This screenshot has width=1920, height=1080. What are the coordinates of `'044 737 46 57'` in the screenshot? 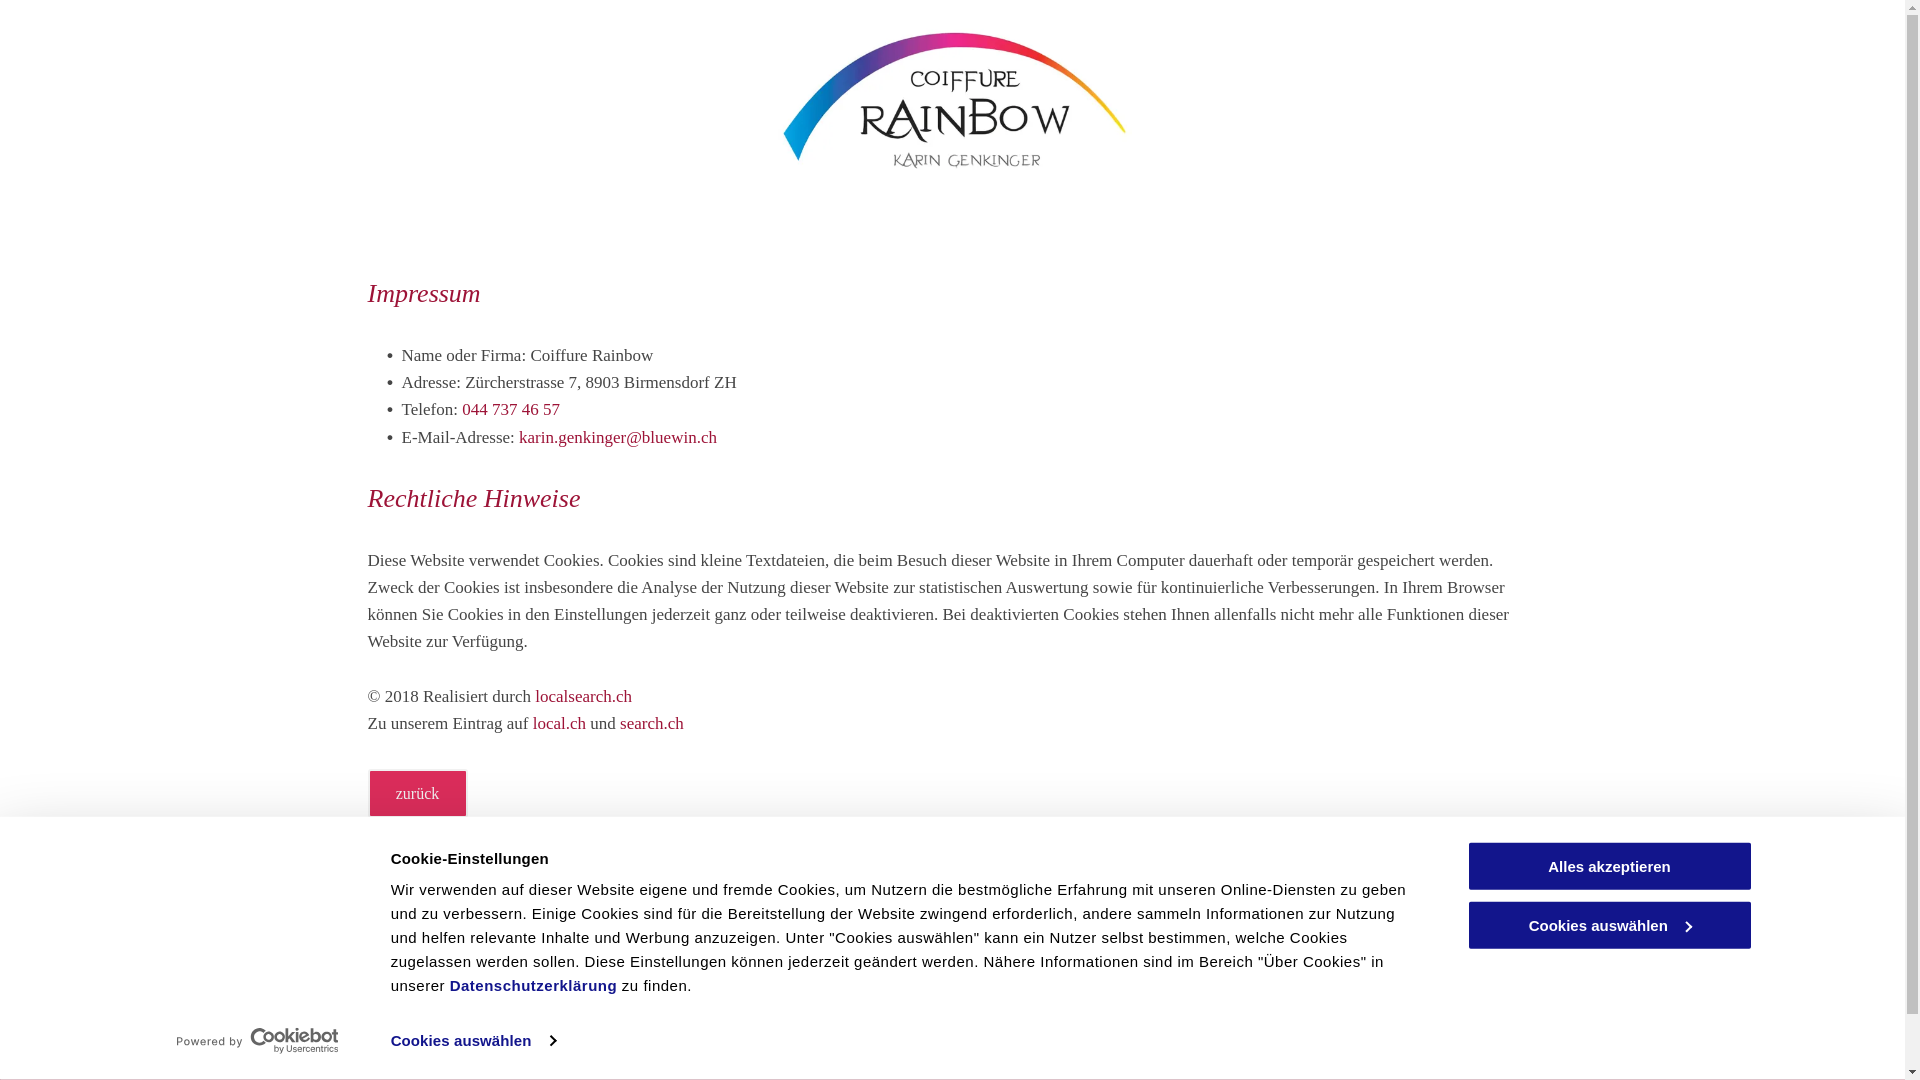 It's located at (510, 408).